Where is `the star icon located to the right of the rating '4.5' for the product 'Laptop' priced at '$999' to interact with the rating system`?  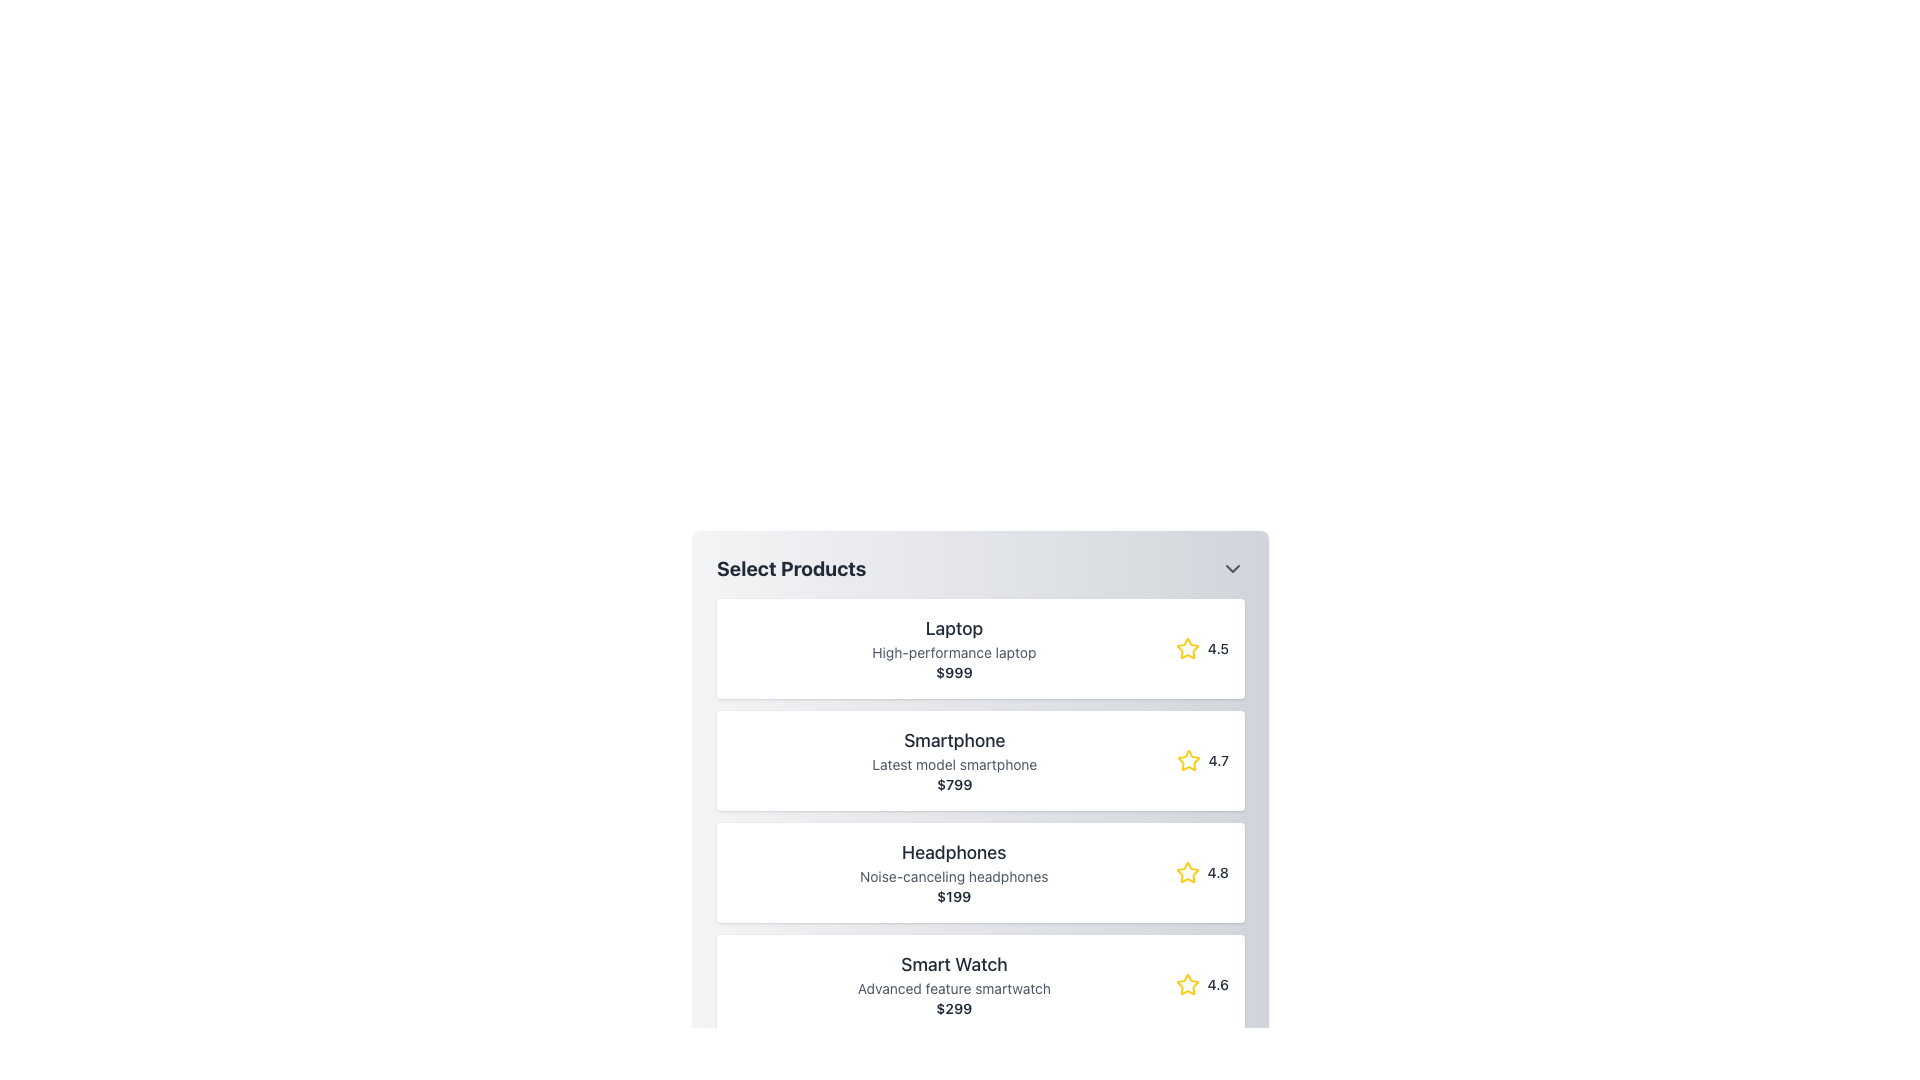
the star icon located to the right of the rating '4.5' for the product 'Laptop' priced at '$999' to interact with the rating system is located at coordinates (1187, 648).